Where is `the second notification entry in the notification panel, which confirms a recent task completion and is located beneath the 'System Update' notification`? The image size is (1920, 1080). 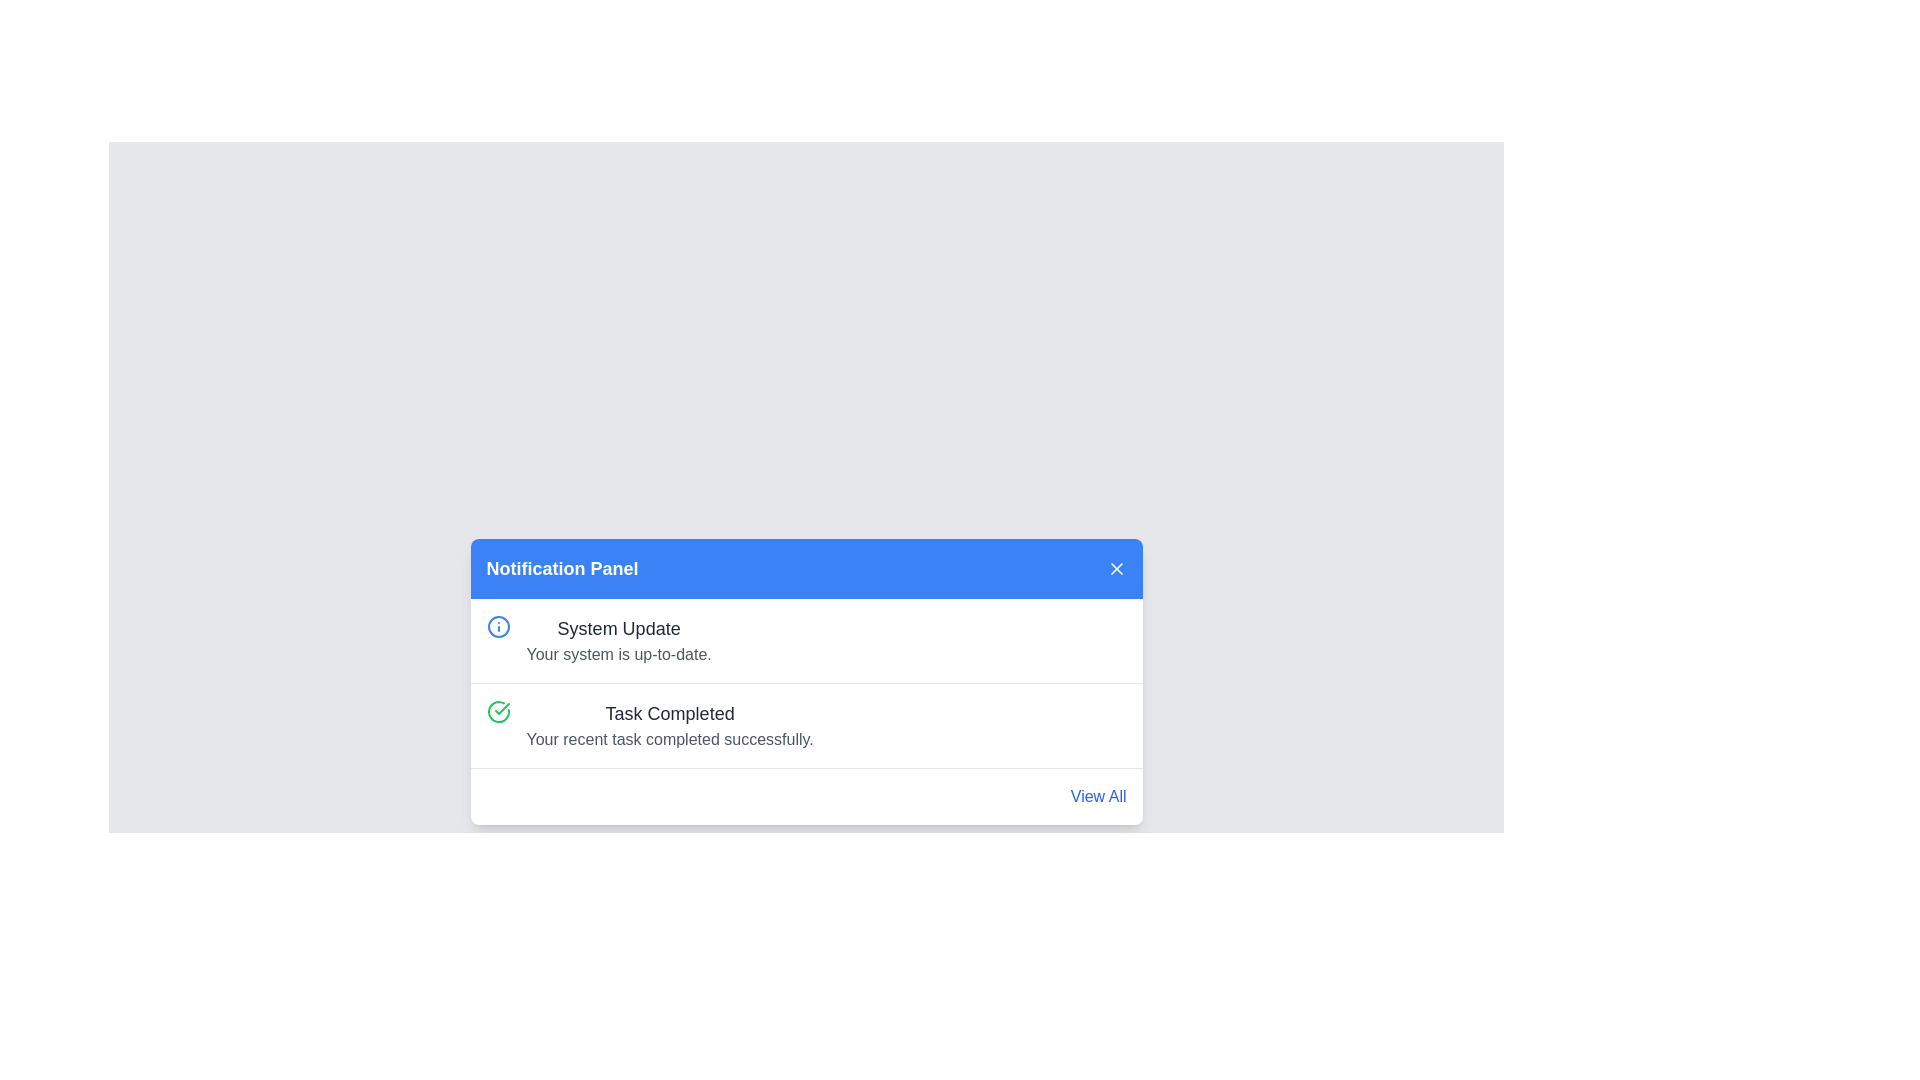
the second notification entry in the notification panel, which confirms a recent task completion and is located beneath the 'System Update' notification is located at coordinates (670, 725).